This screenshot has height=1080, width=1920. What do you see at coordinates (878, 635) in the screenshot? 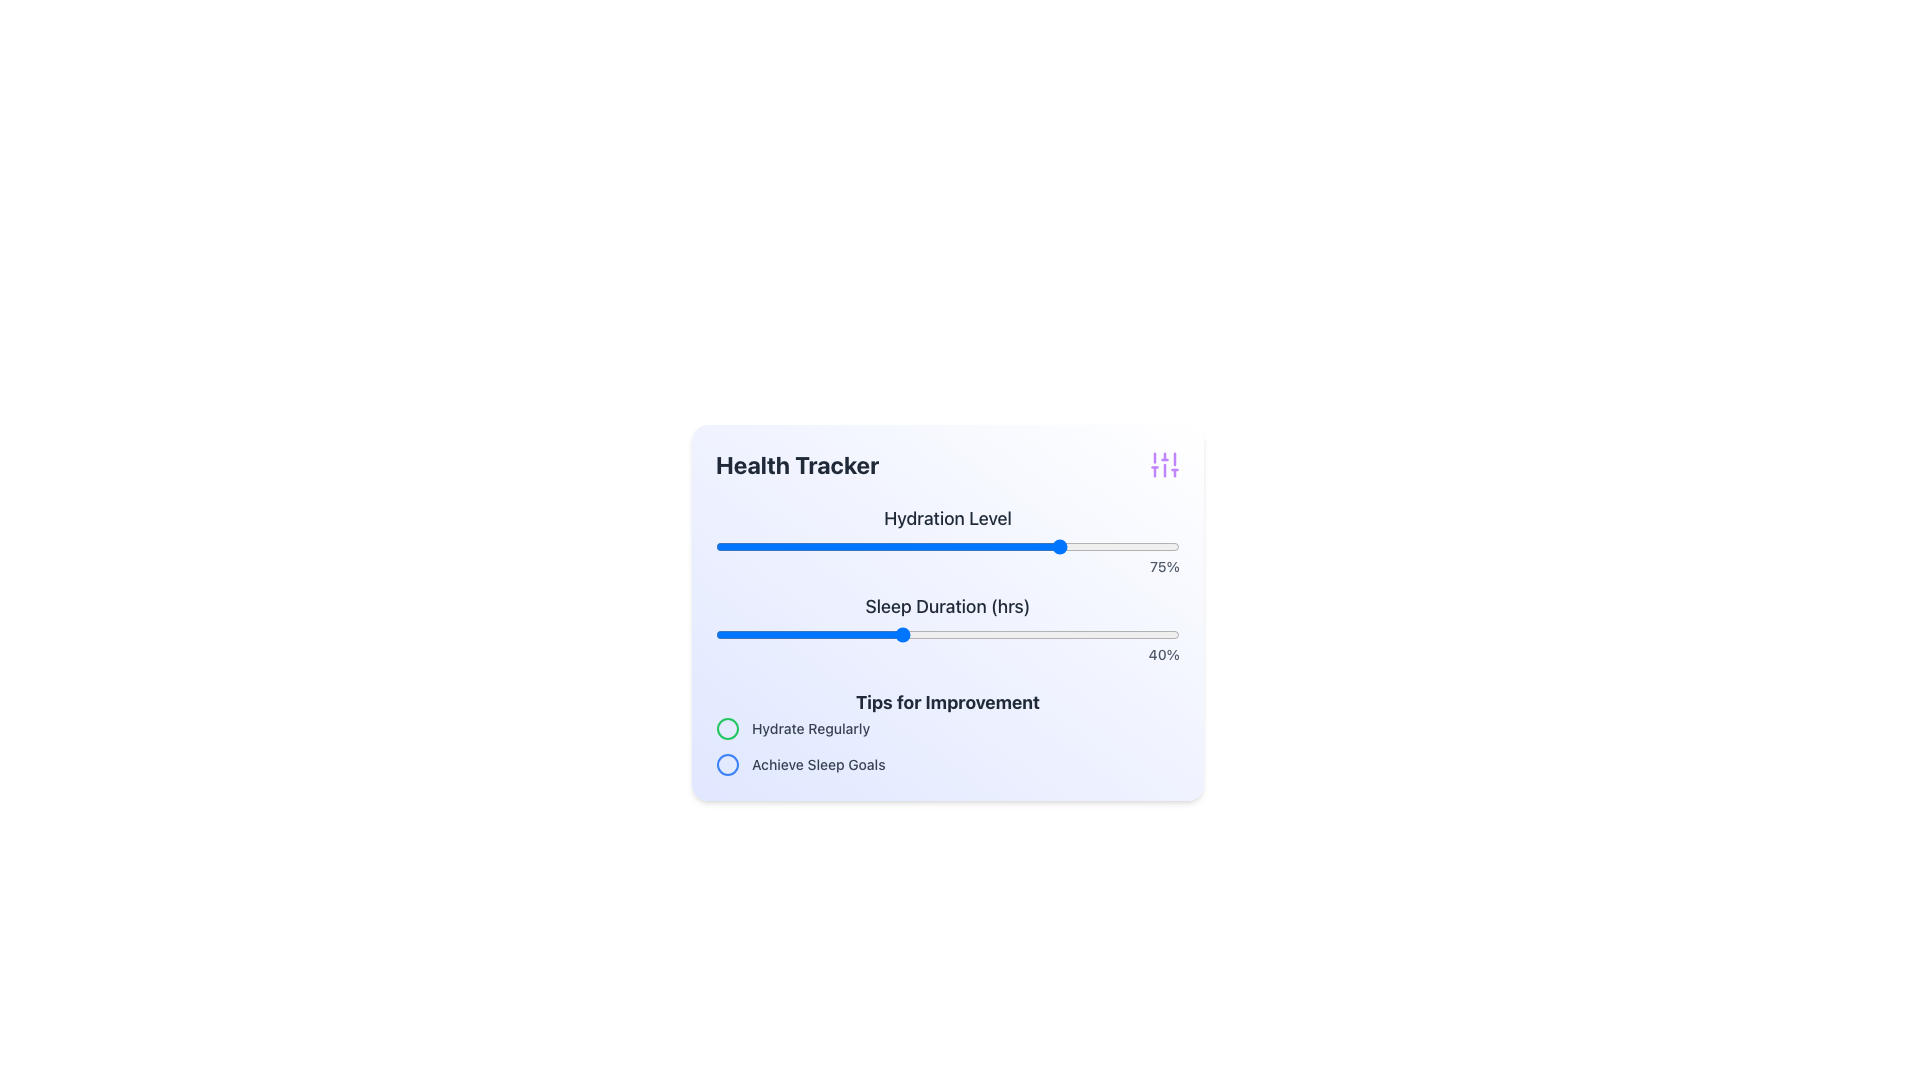
I see `the sleep duration` at bounding box center [878, 635].